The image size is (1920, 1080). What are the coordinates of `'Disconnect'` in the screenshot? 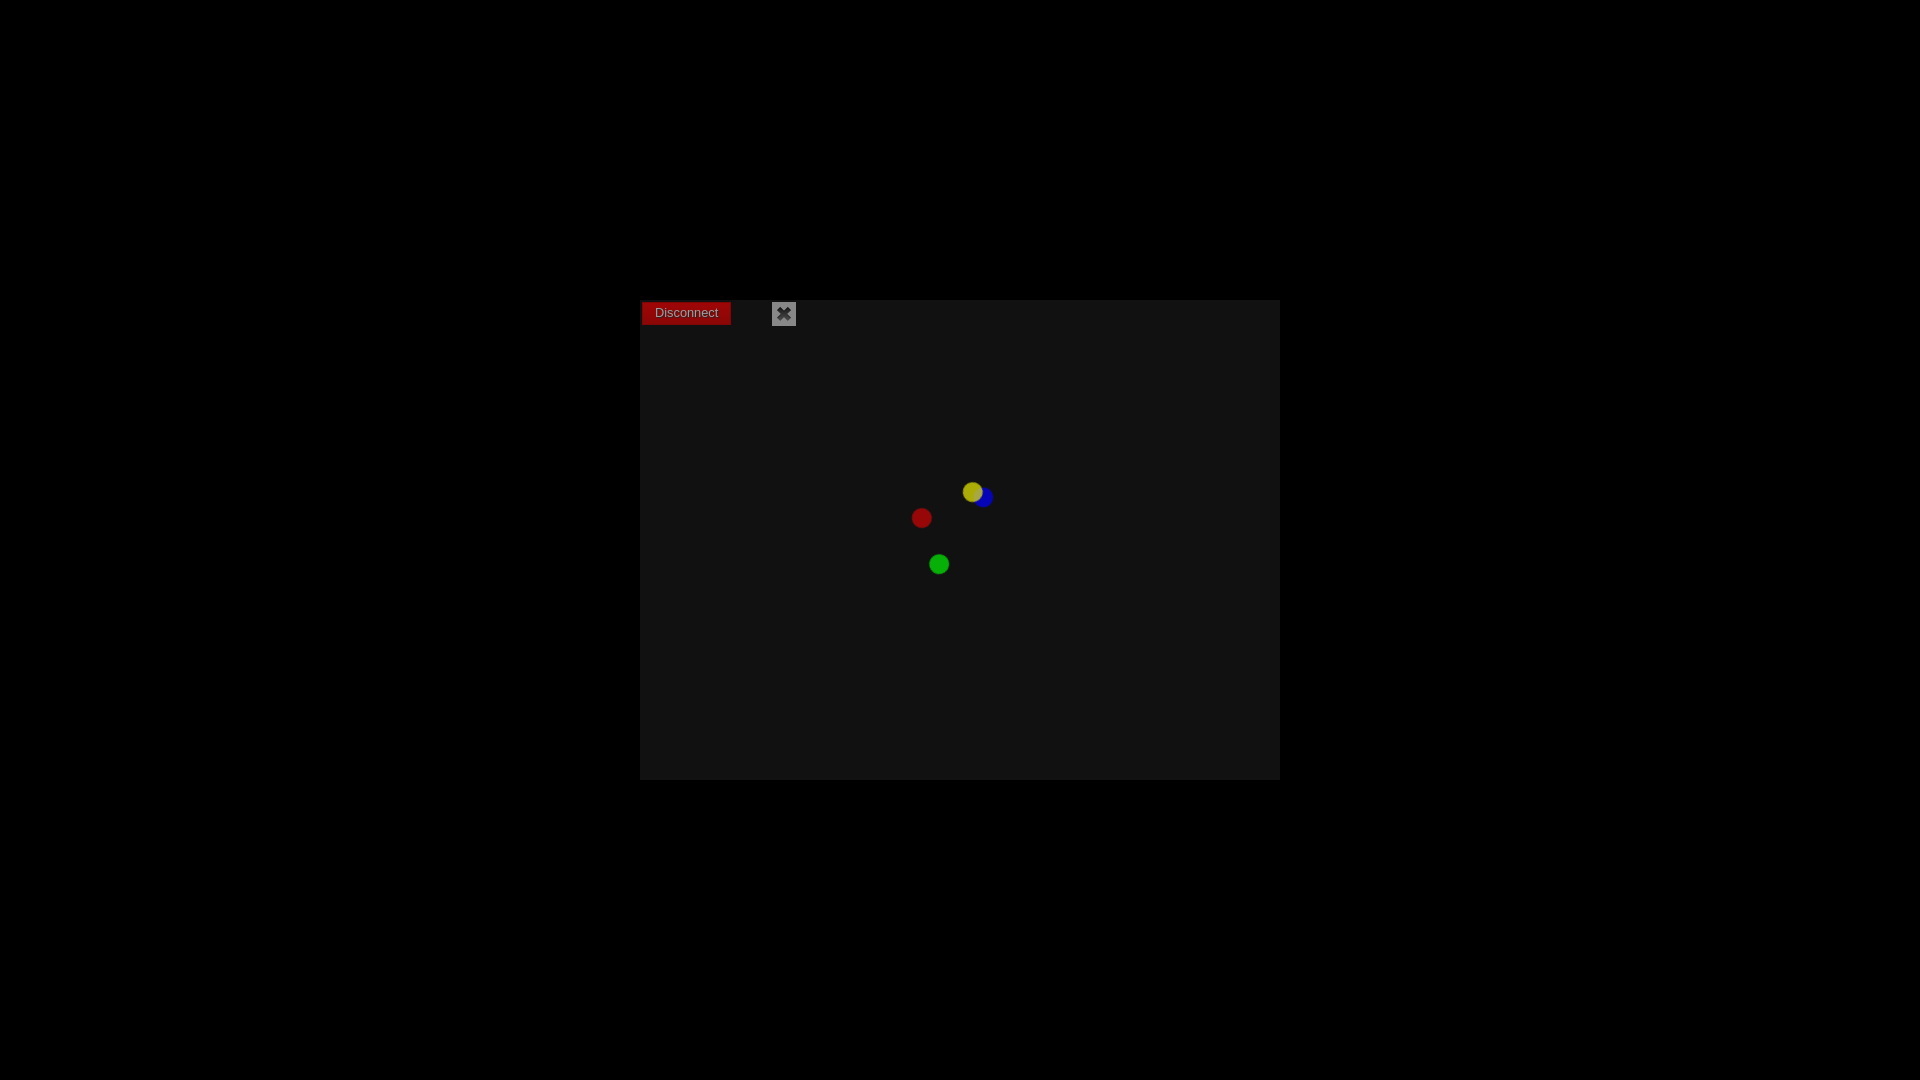 It's located at (686, 313).